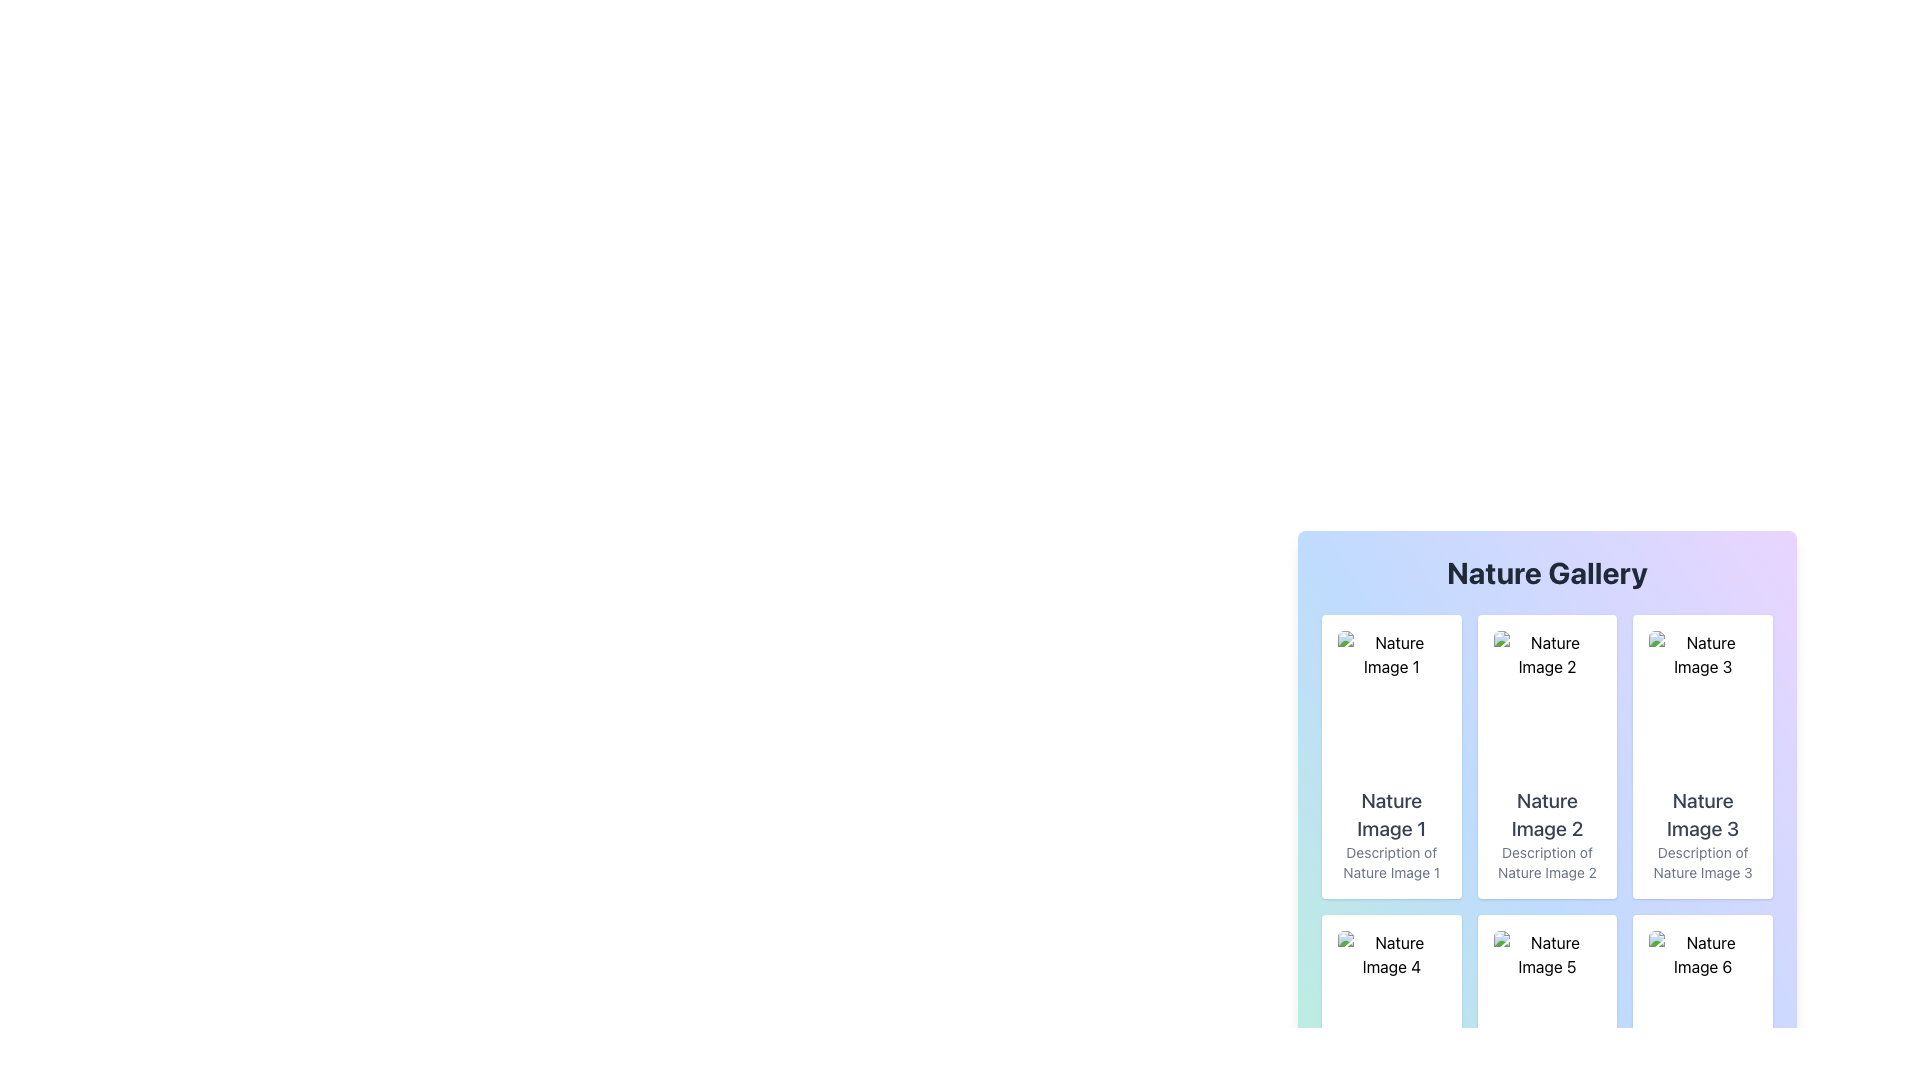  I want to click on the text label that serves as a title or label for the corresponding image above it, positioned centrally in the middle column of the gallery layout, so click(1390, 814).